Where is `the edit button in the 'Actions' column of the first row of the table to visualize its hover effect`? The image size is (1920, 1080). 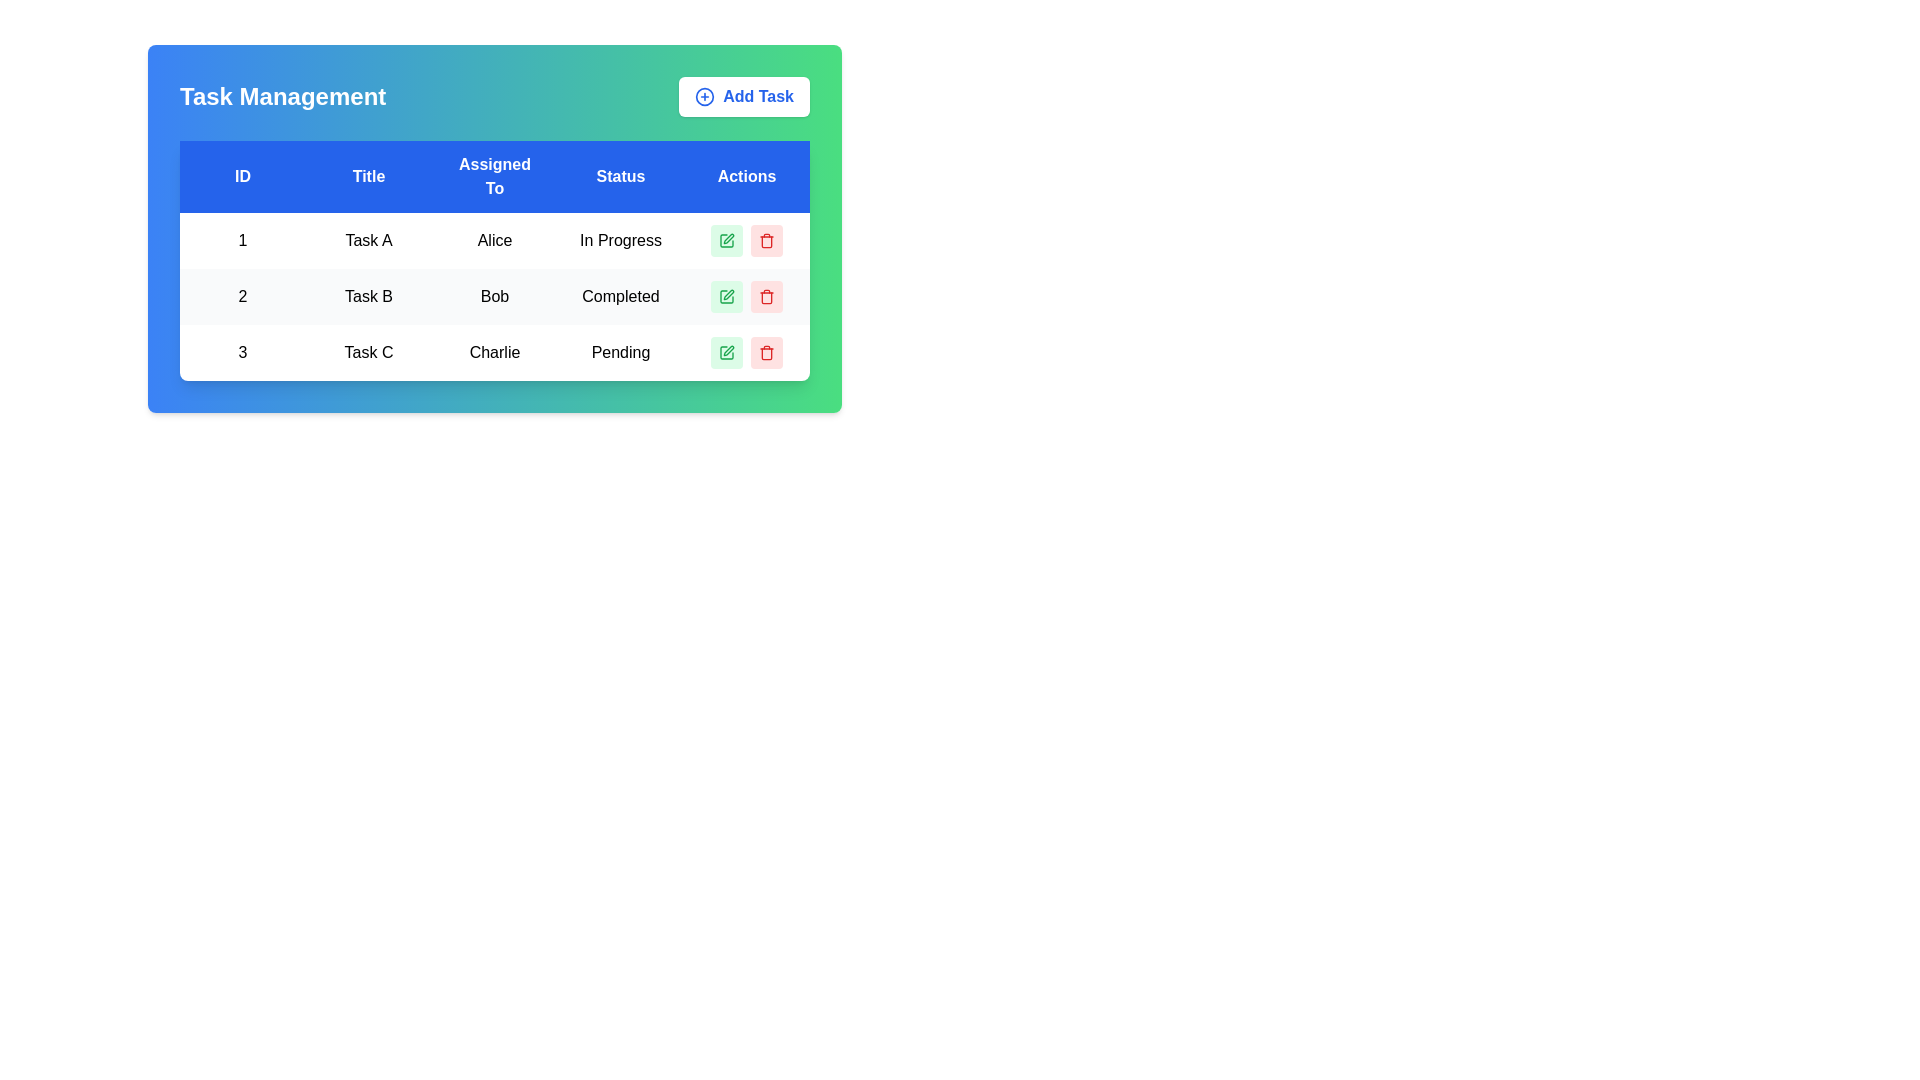 the edit button in the 'Actions' column of the first row of the table to visualize its hover effect is located at coordinates (725, 239).